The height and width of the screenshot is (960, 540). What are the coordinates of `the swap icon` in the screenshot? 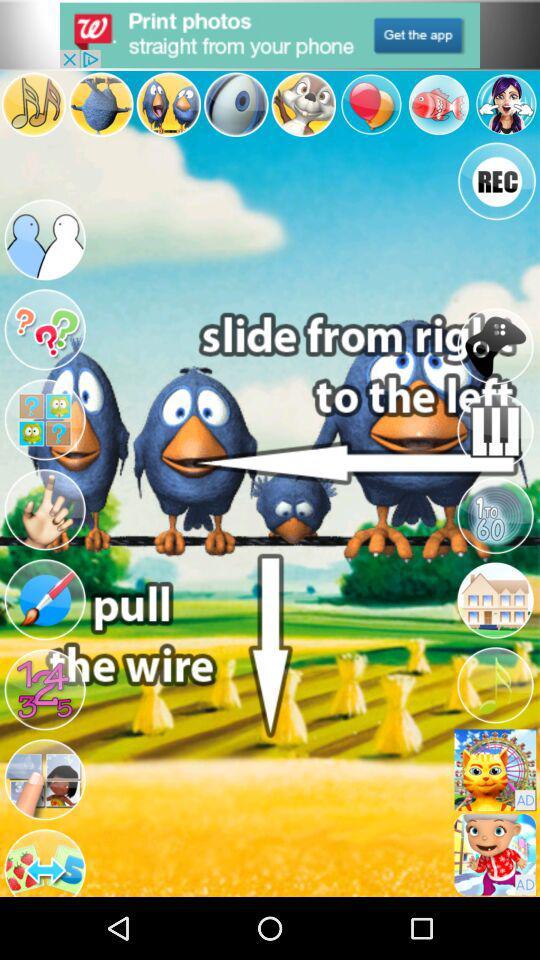 It's located at (44, 921).